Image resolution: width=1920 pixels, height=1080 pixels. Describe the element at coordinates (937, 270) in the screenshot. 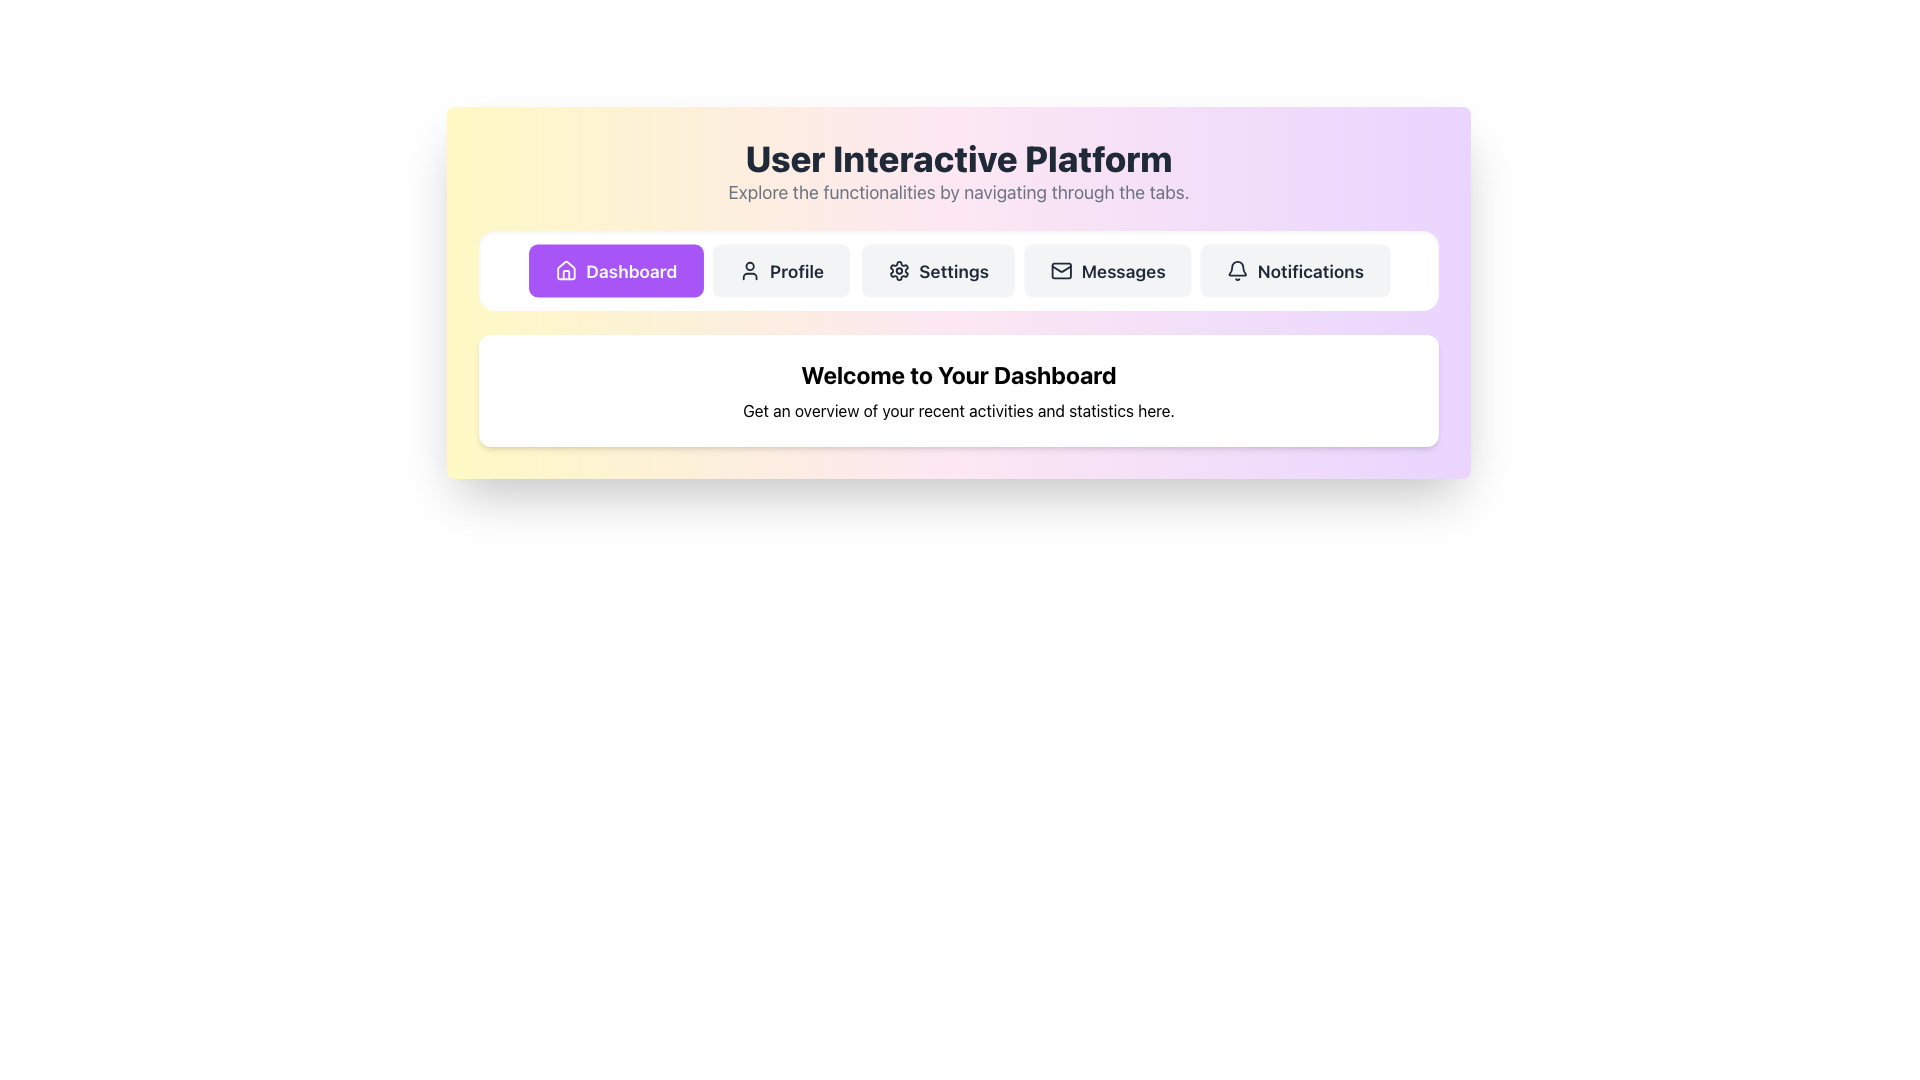

I see `the 'Settings' button, which is the third button in a horizontal list of five options (Dashboard, Profile, Settings, Messages, Notifications). It is located near the center of the top section of the interface` at that location.